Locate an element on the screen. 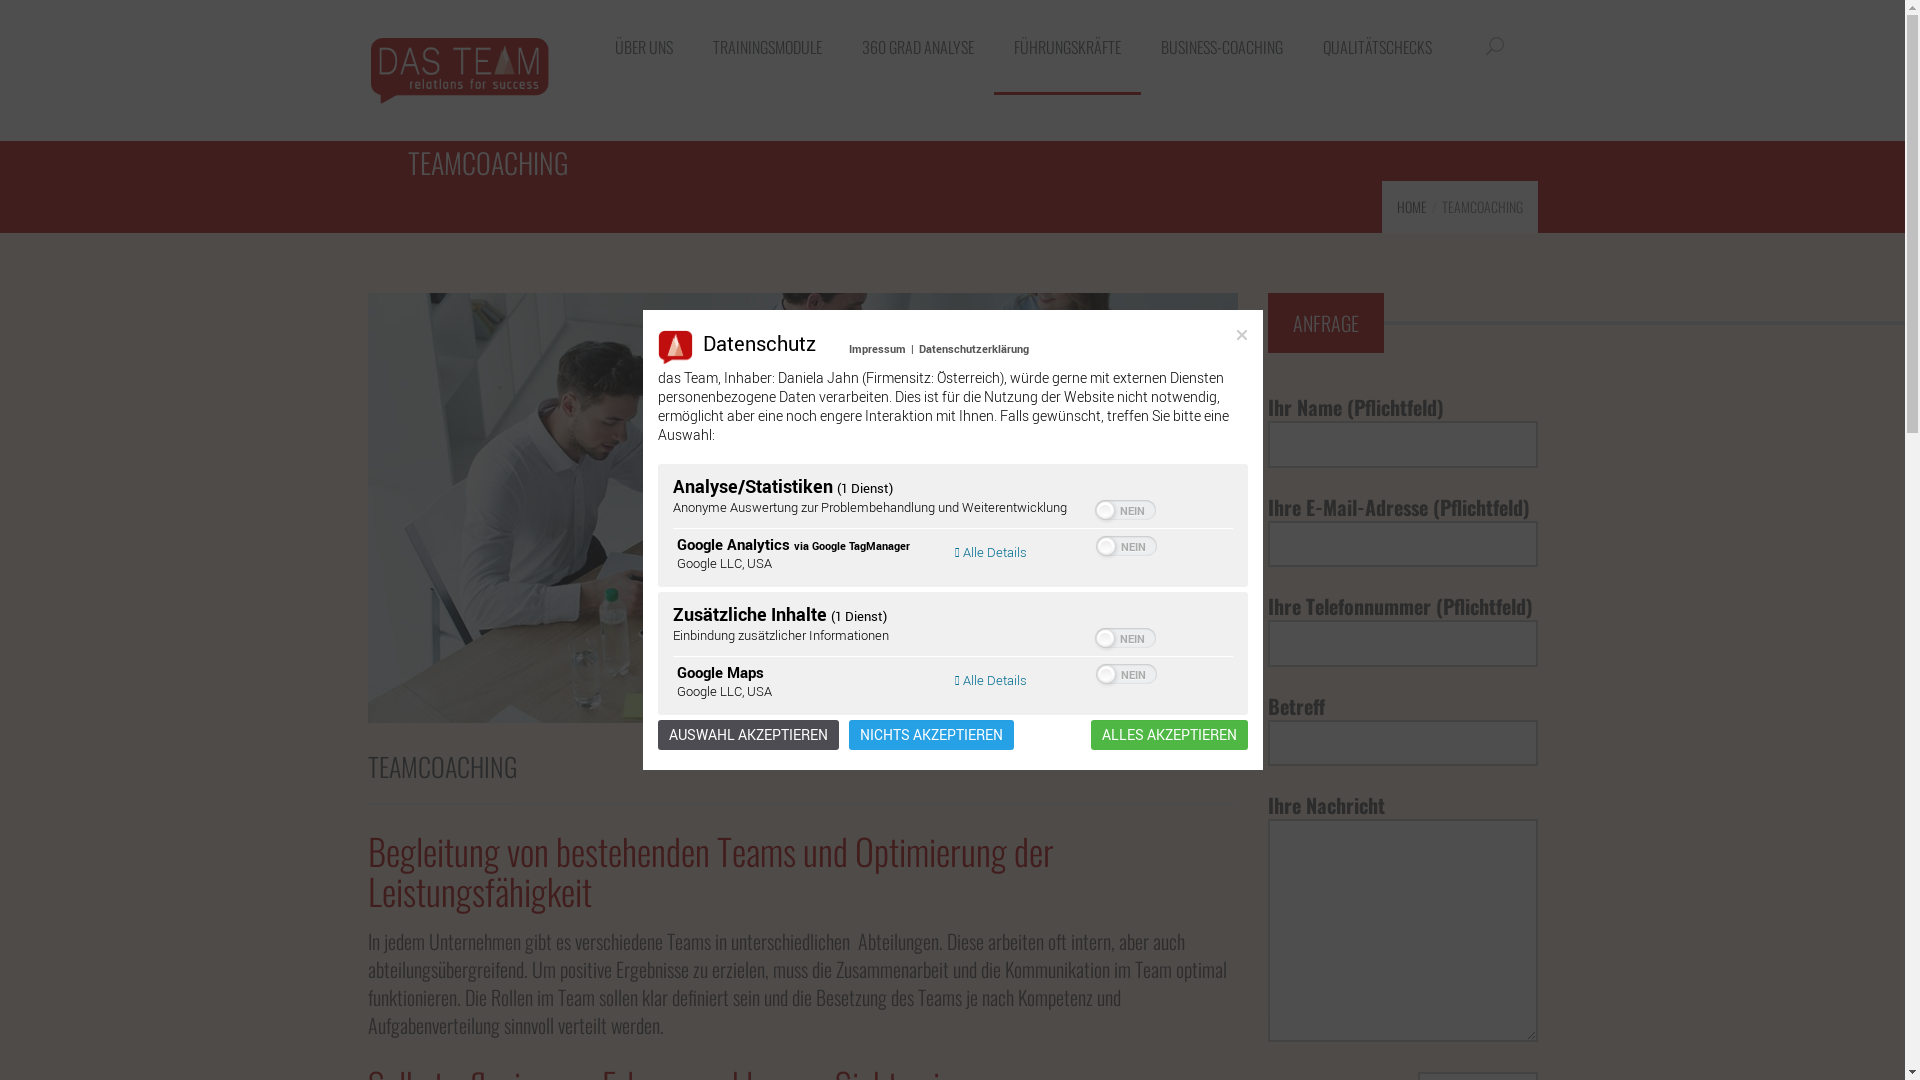  'NICHTS AKZEPTIEREN' is located at coordinates (929, 735).